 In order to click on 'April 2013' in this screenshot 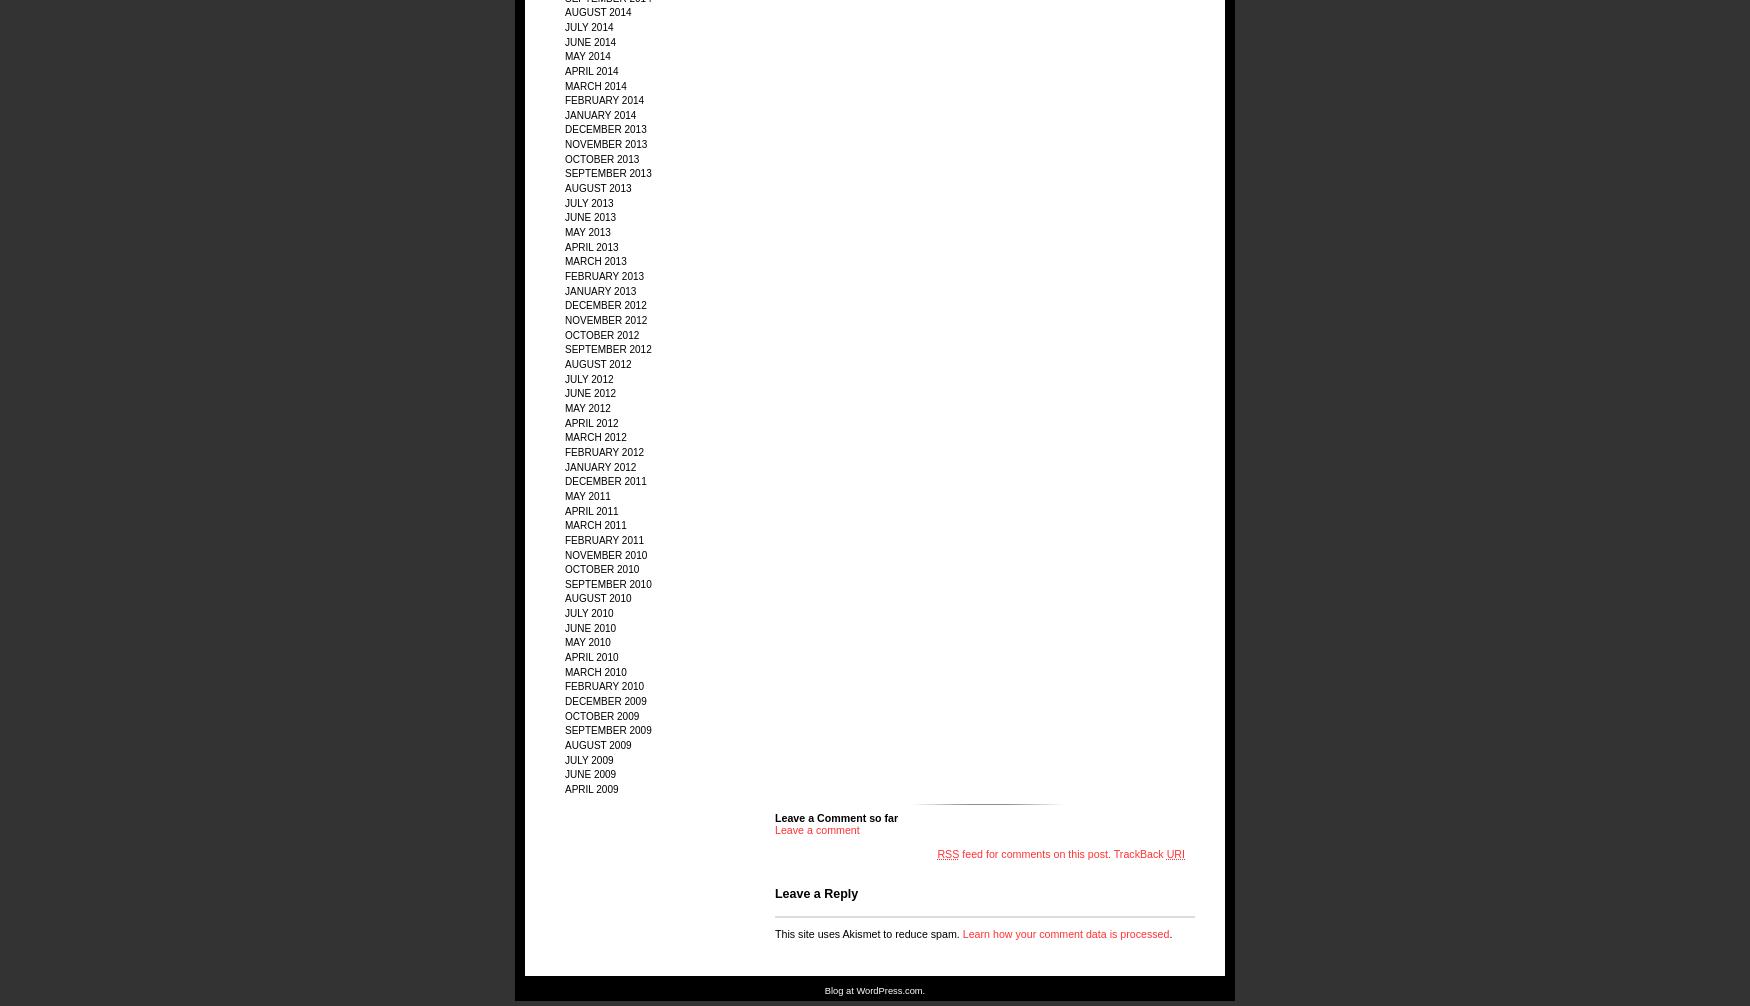, I will do `click(565, 246)`.